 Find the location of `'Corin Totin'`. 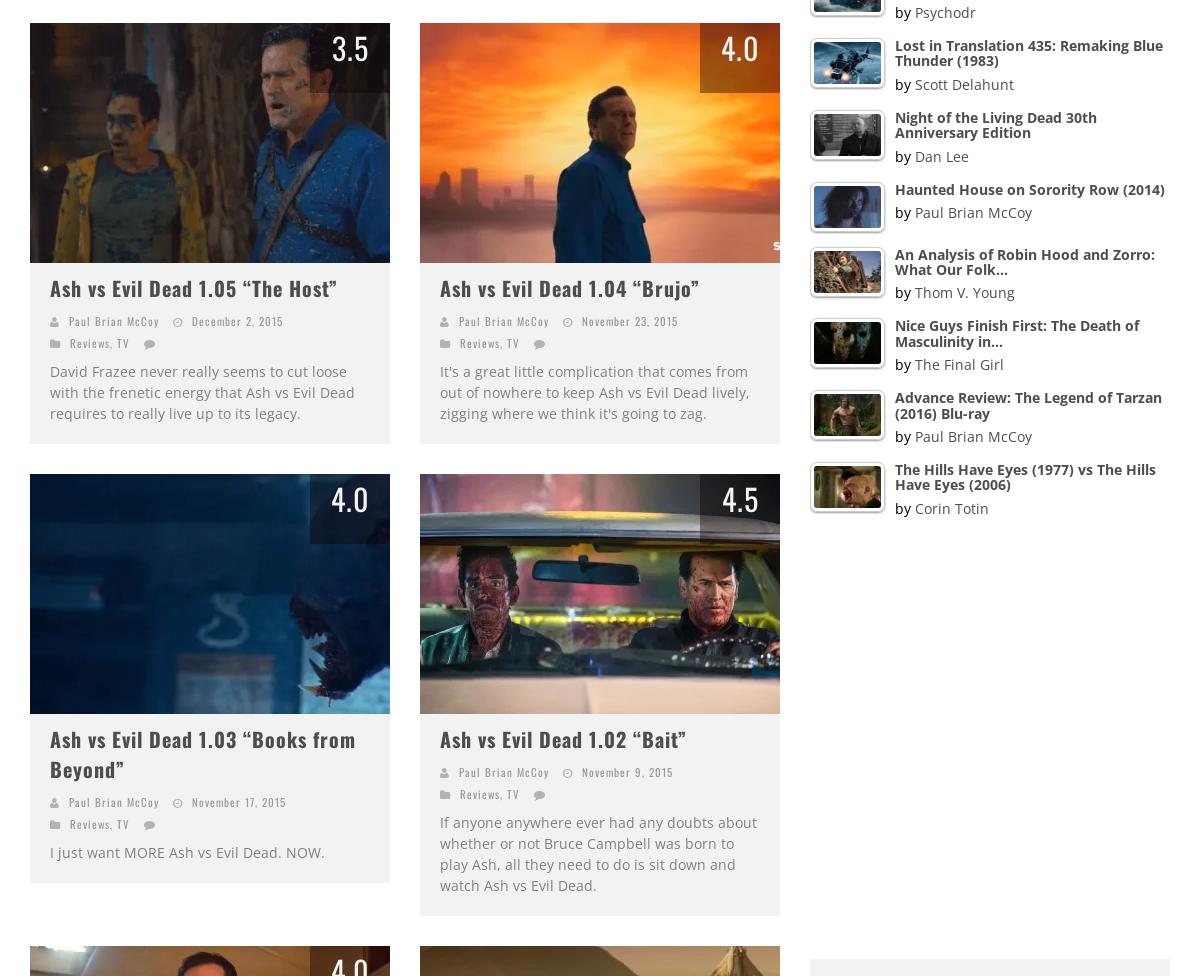

'Corin Totin' is located at coordinates (951, 507).